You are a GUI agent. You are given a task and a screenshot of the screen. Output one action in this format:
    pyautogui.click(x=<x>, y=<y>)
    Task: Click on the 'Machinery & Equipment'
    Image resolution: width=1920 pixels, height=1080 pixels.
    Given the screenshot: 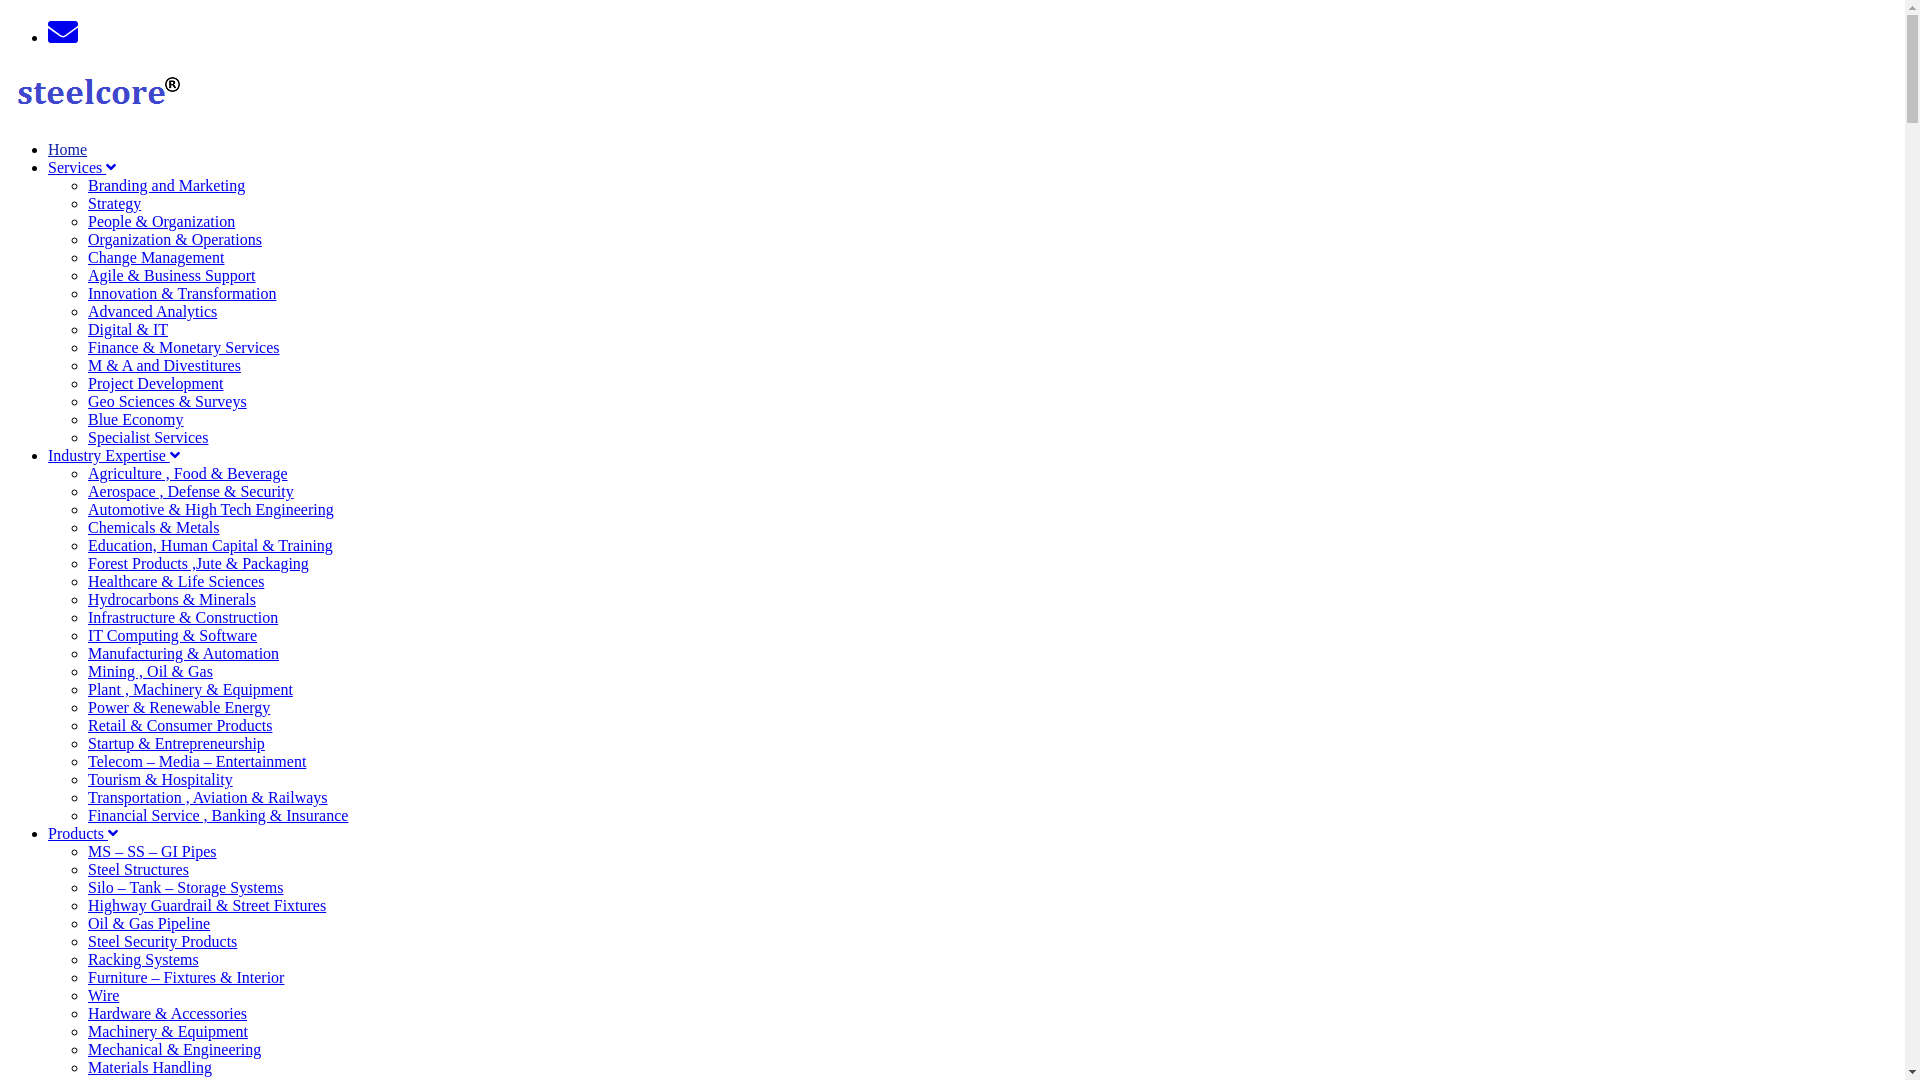 What is the action you would take?
    pyautogui.click(x=86, y=1031)
    